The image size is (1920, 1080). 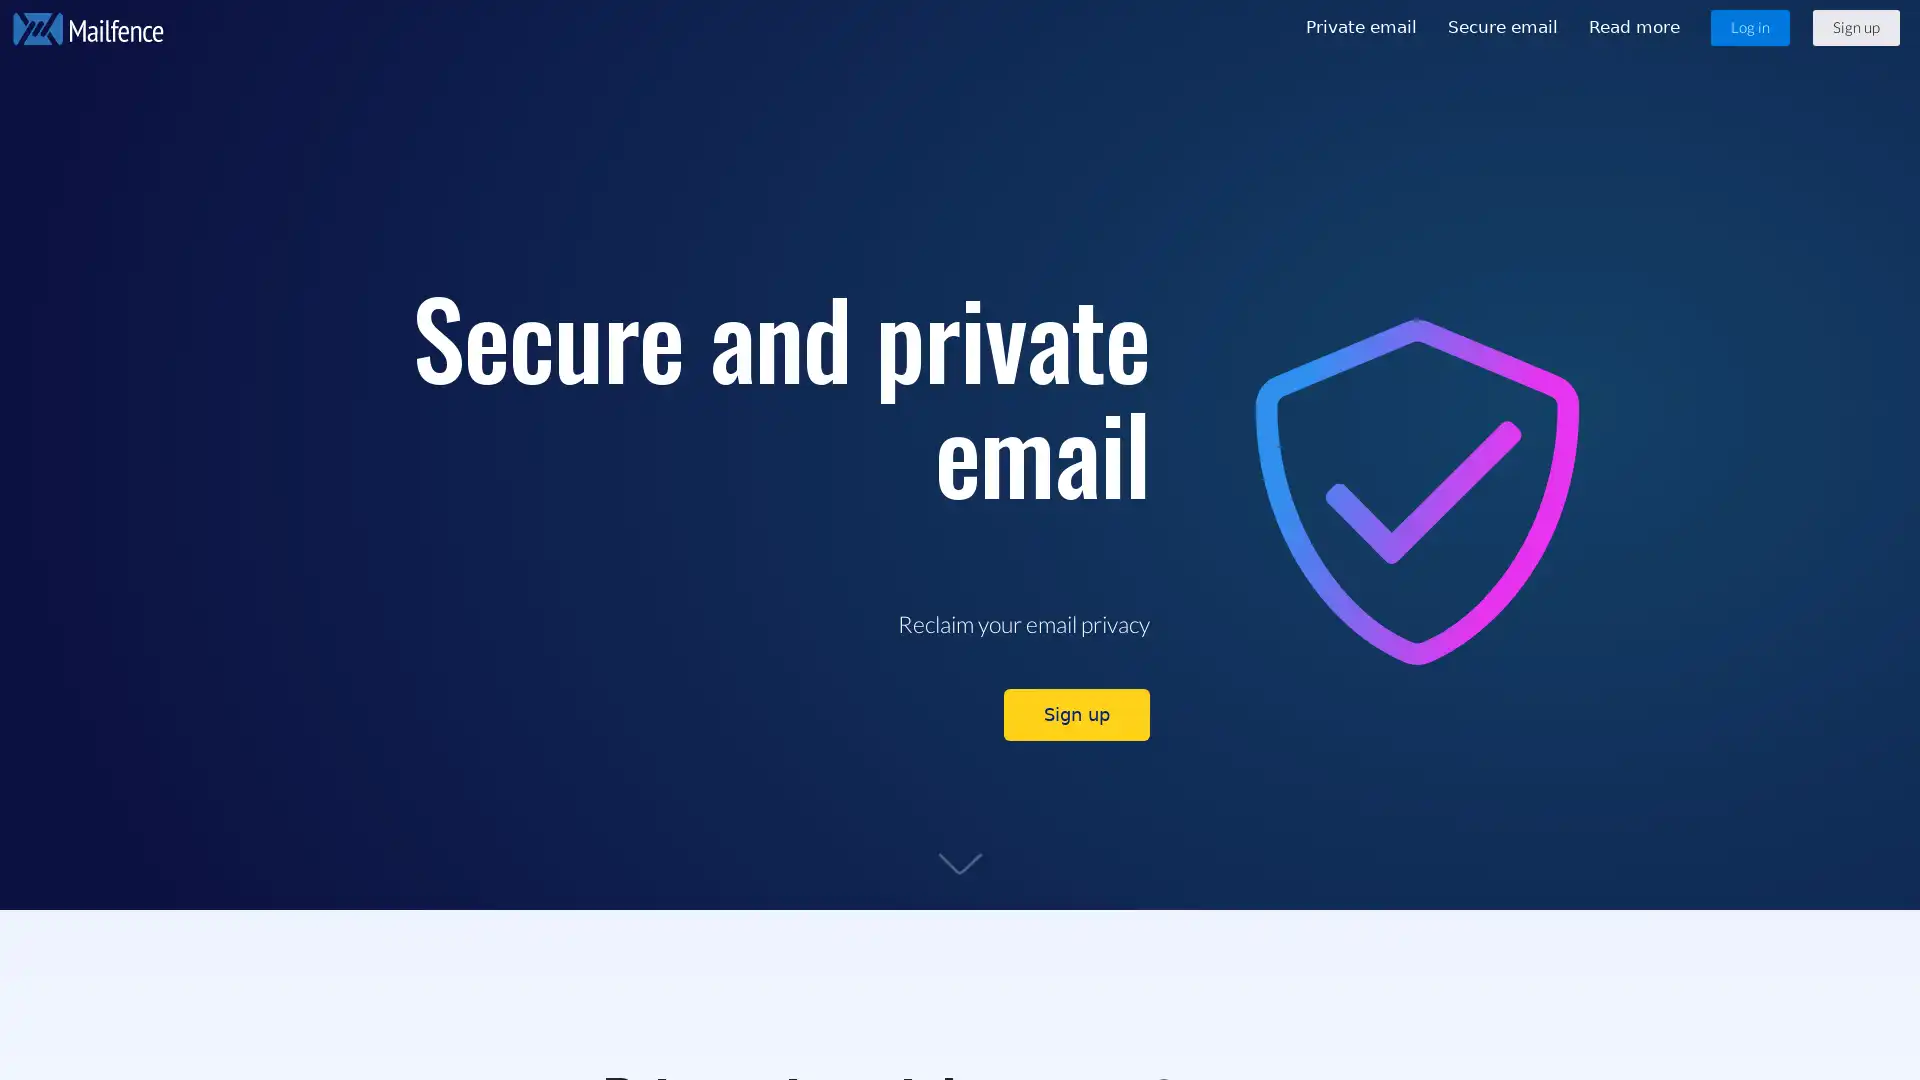 I want to click on button, so click(x=1749, y=27).